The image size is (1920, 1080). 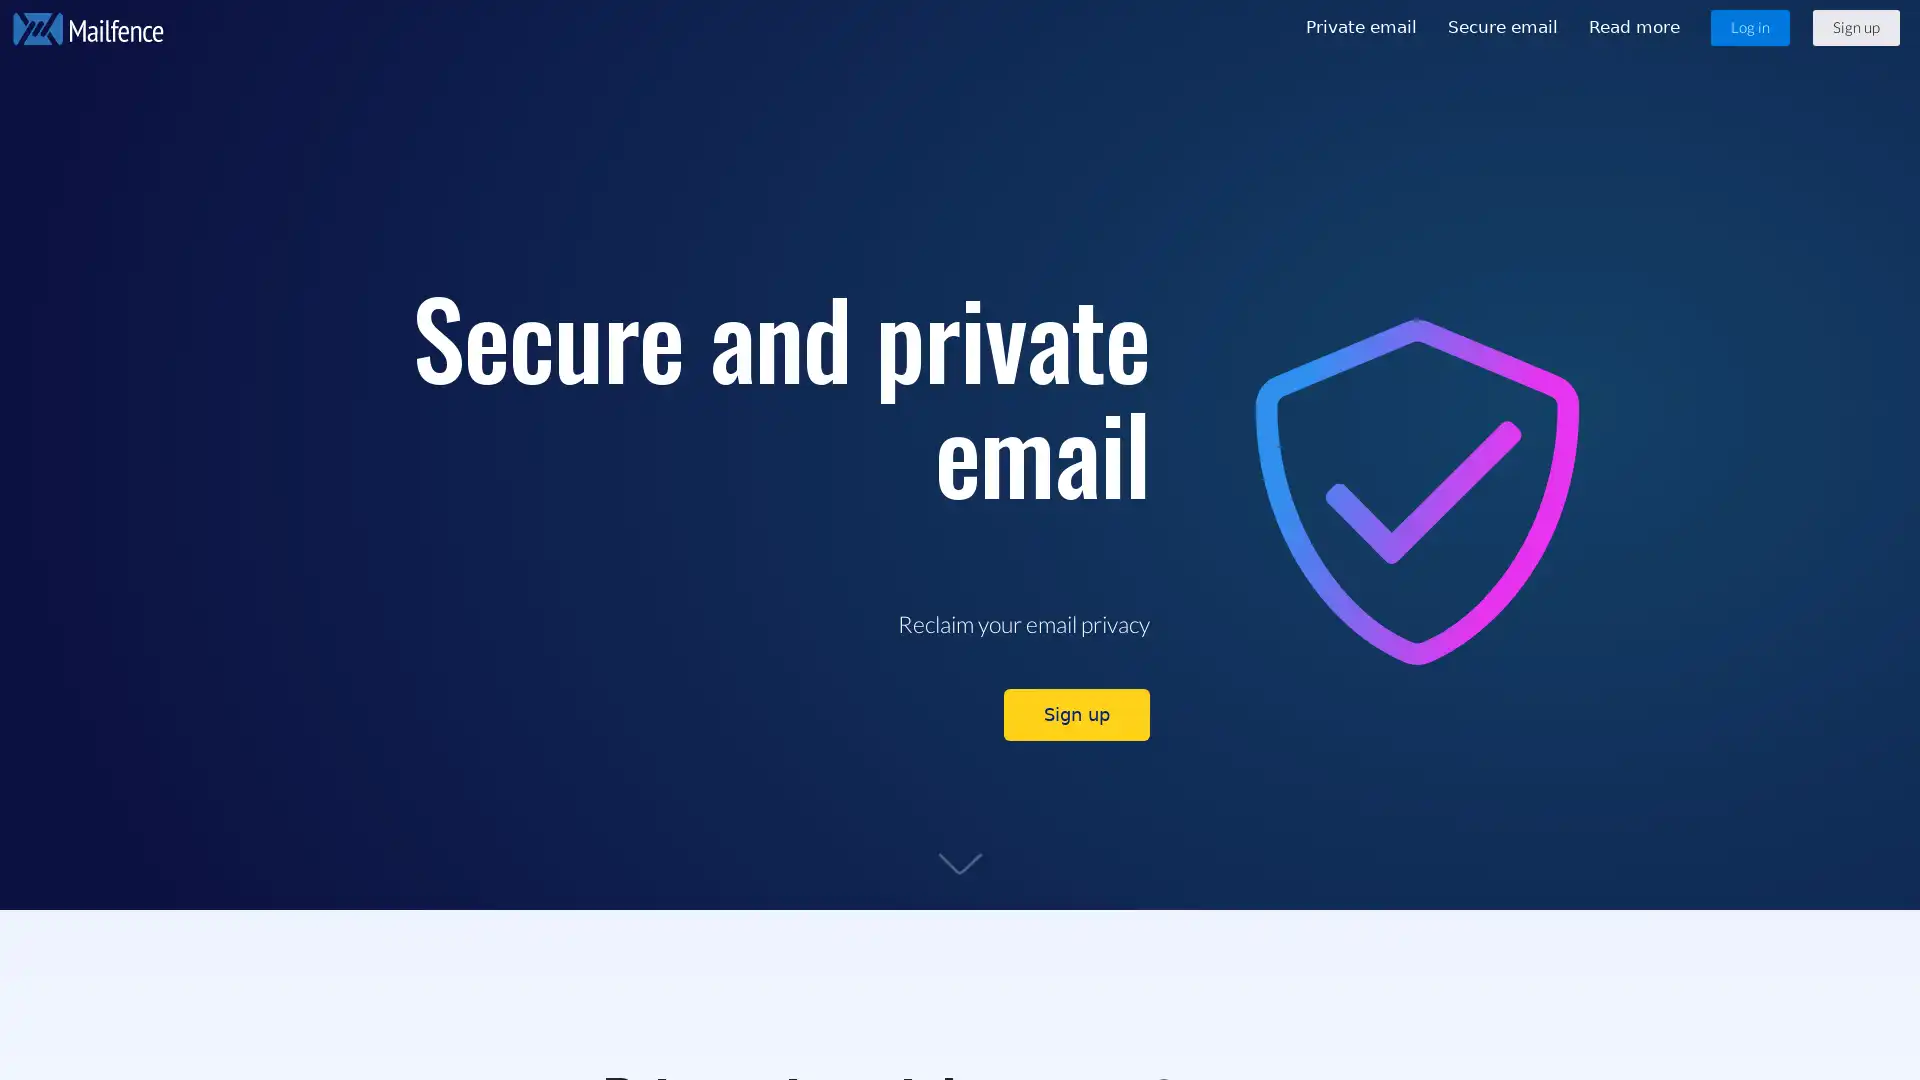 I want to click on button, so click(x=1749, y=27).